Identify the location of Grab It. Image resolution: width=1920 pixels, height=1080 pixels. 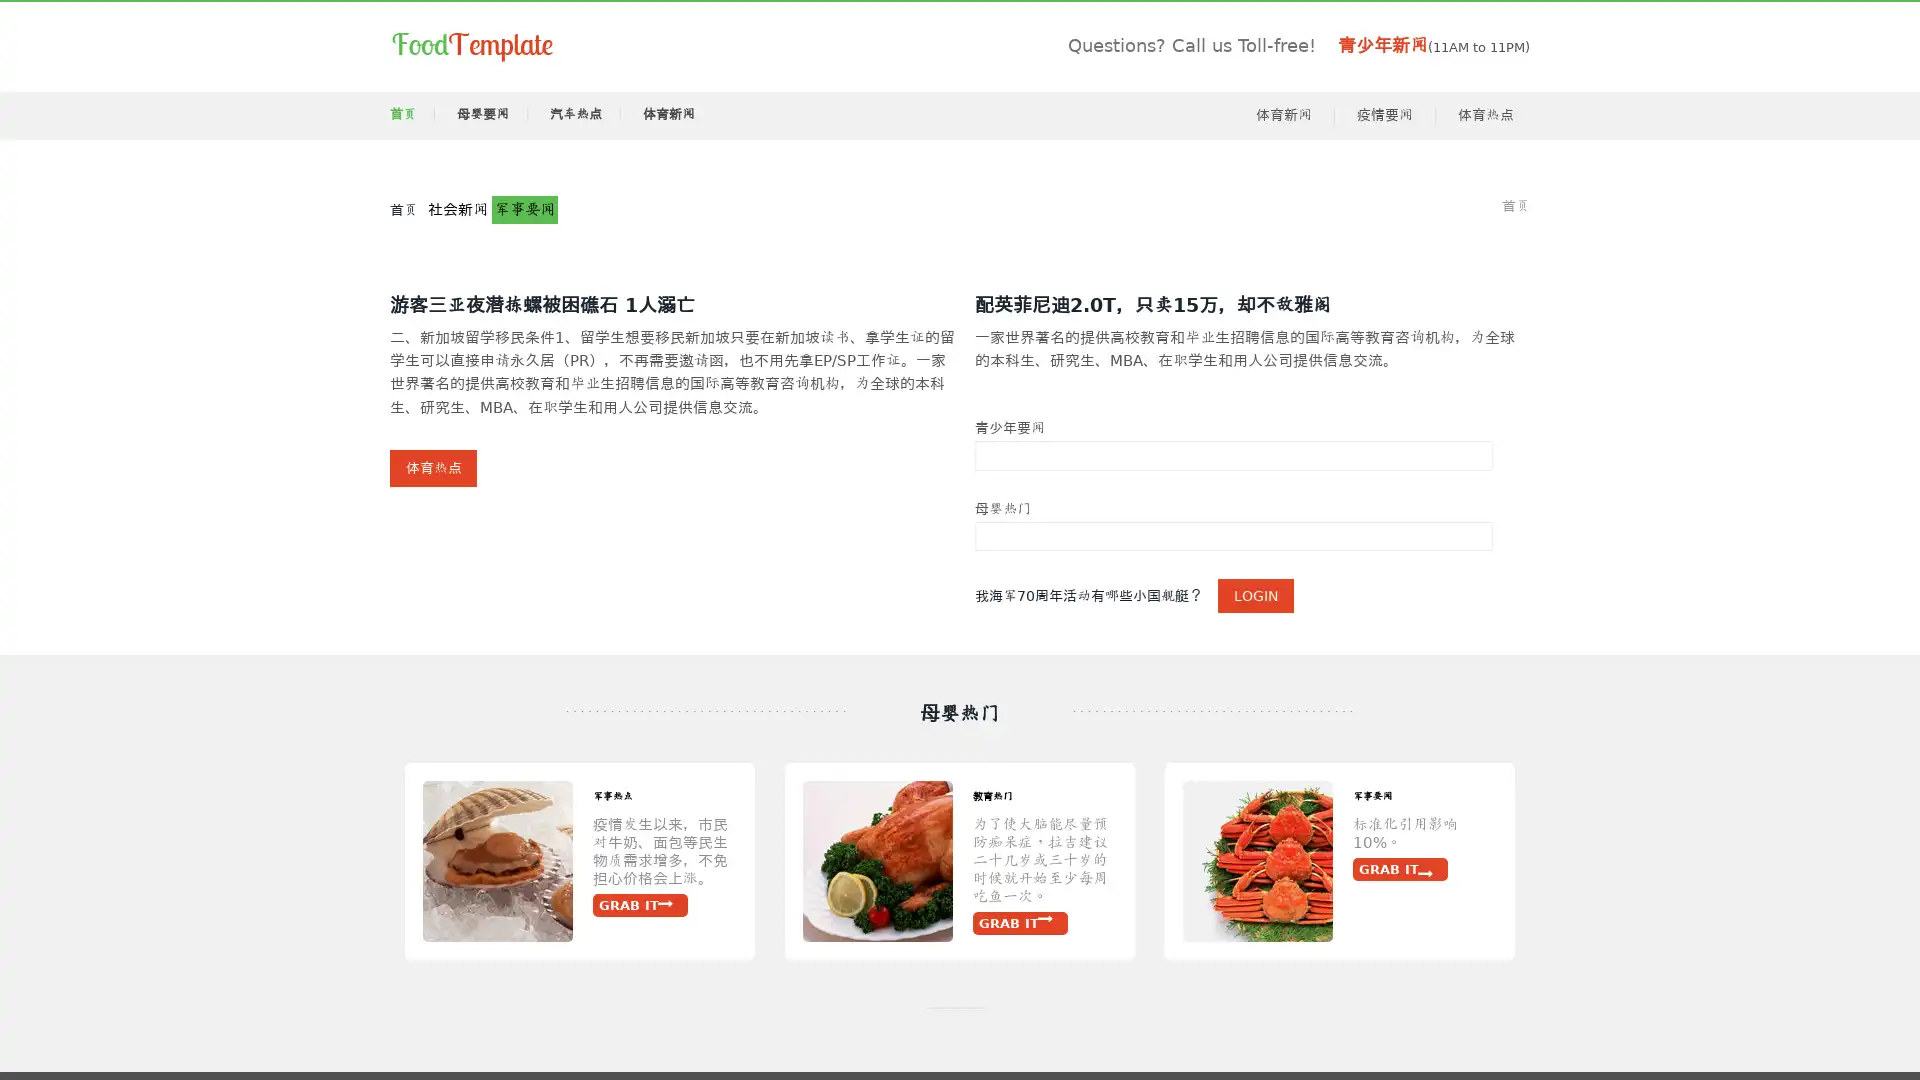
(267, 930).